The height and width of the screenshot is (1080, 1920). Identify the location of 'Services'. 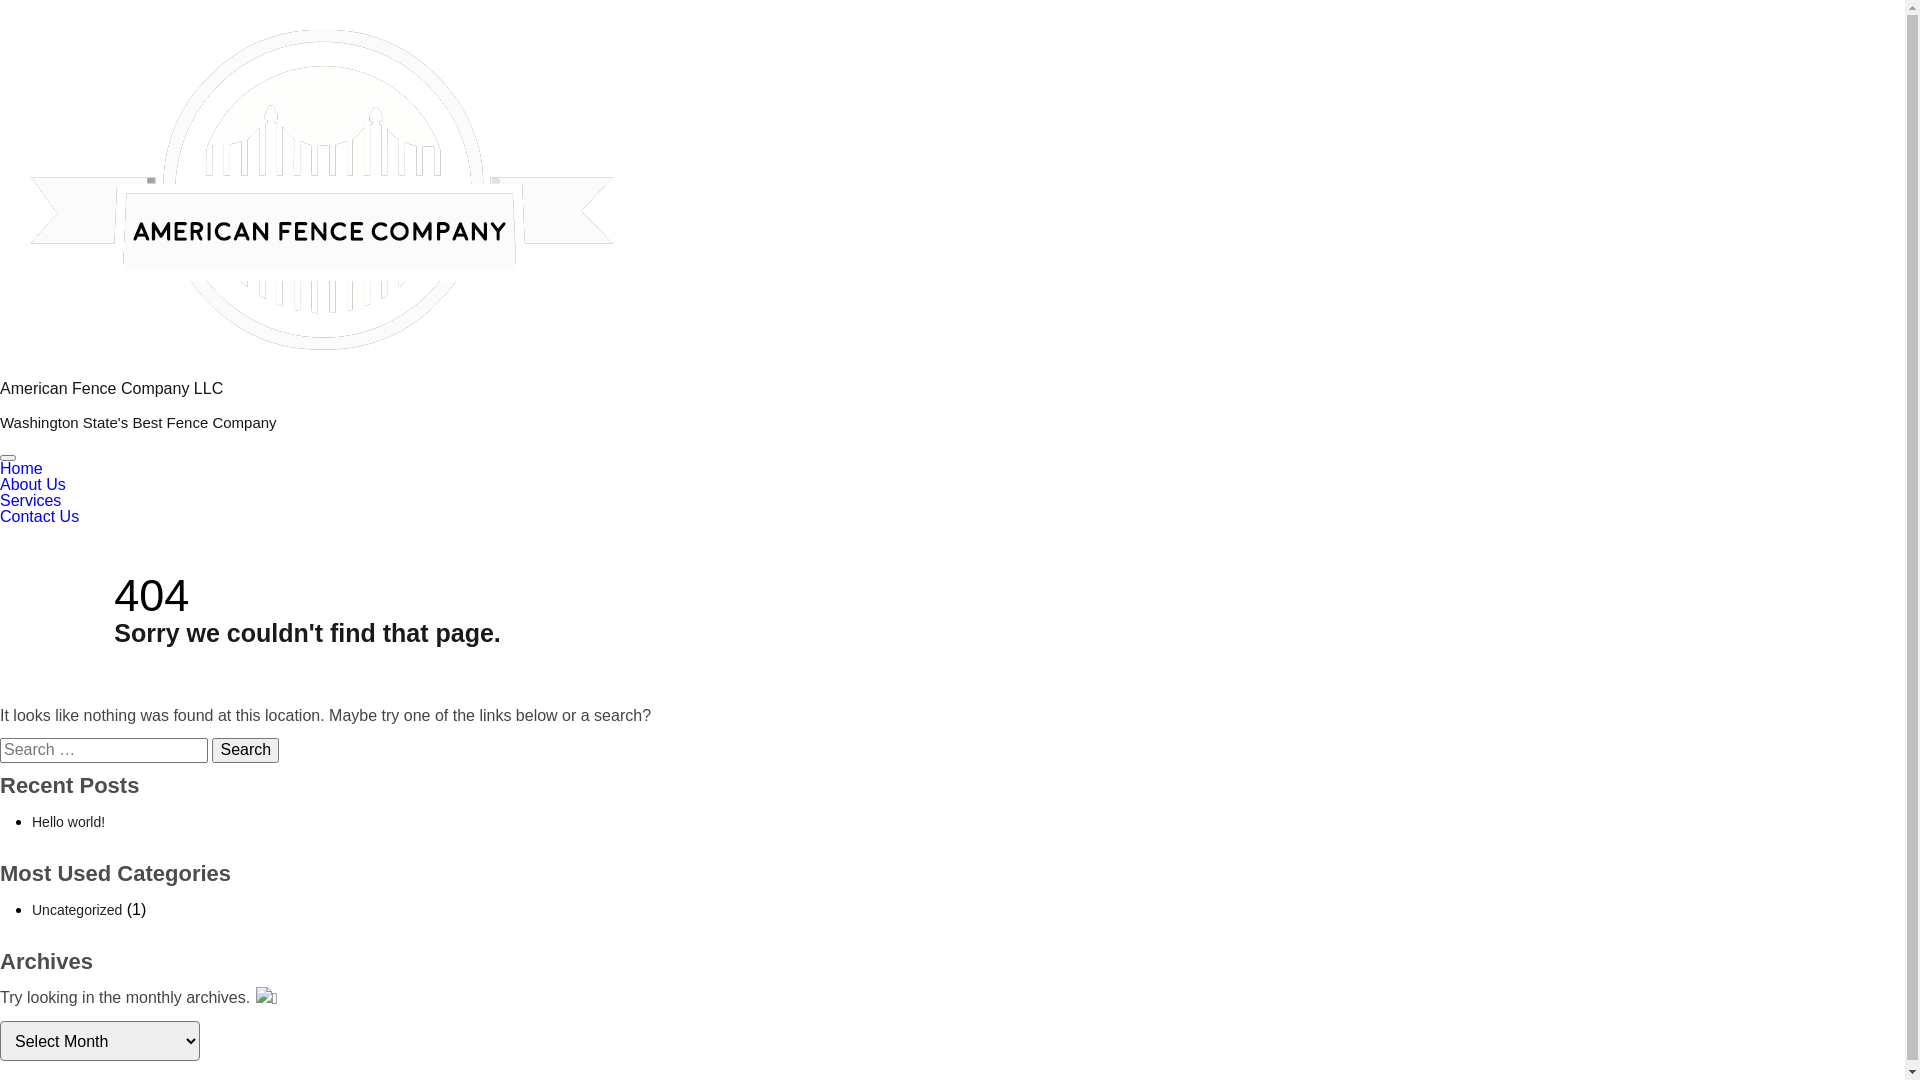
(30, 499).